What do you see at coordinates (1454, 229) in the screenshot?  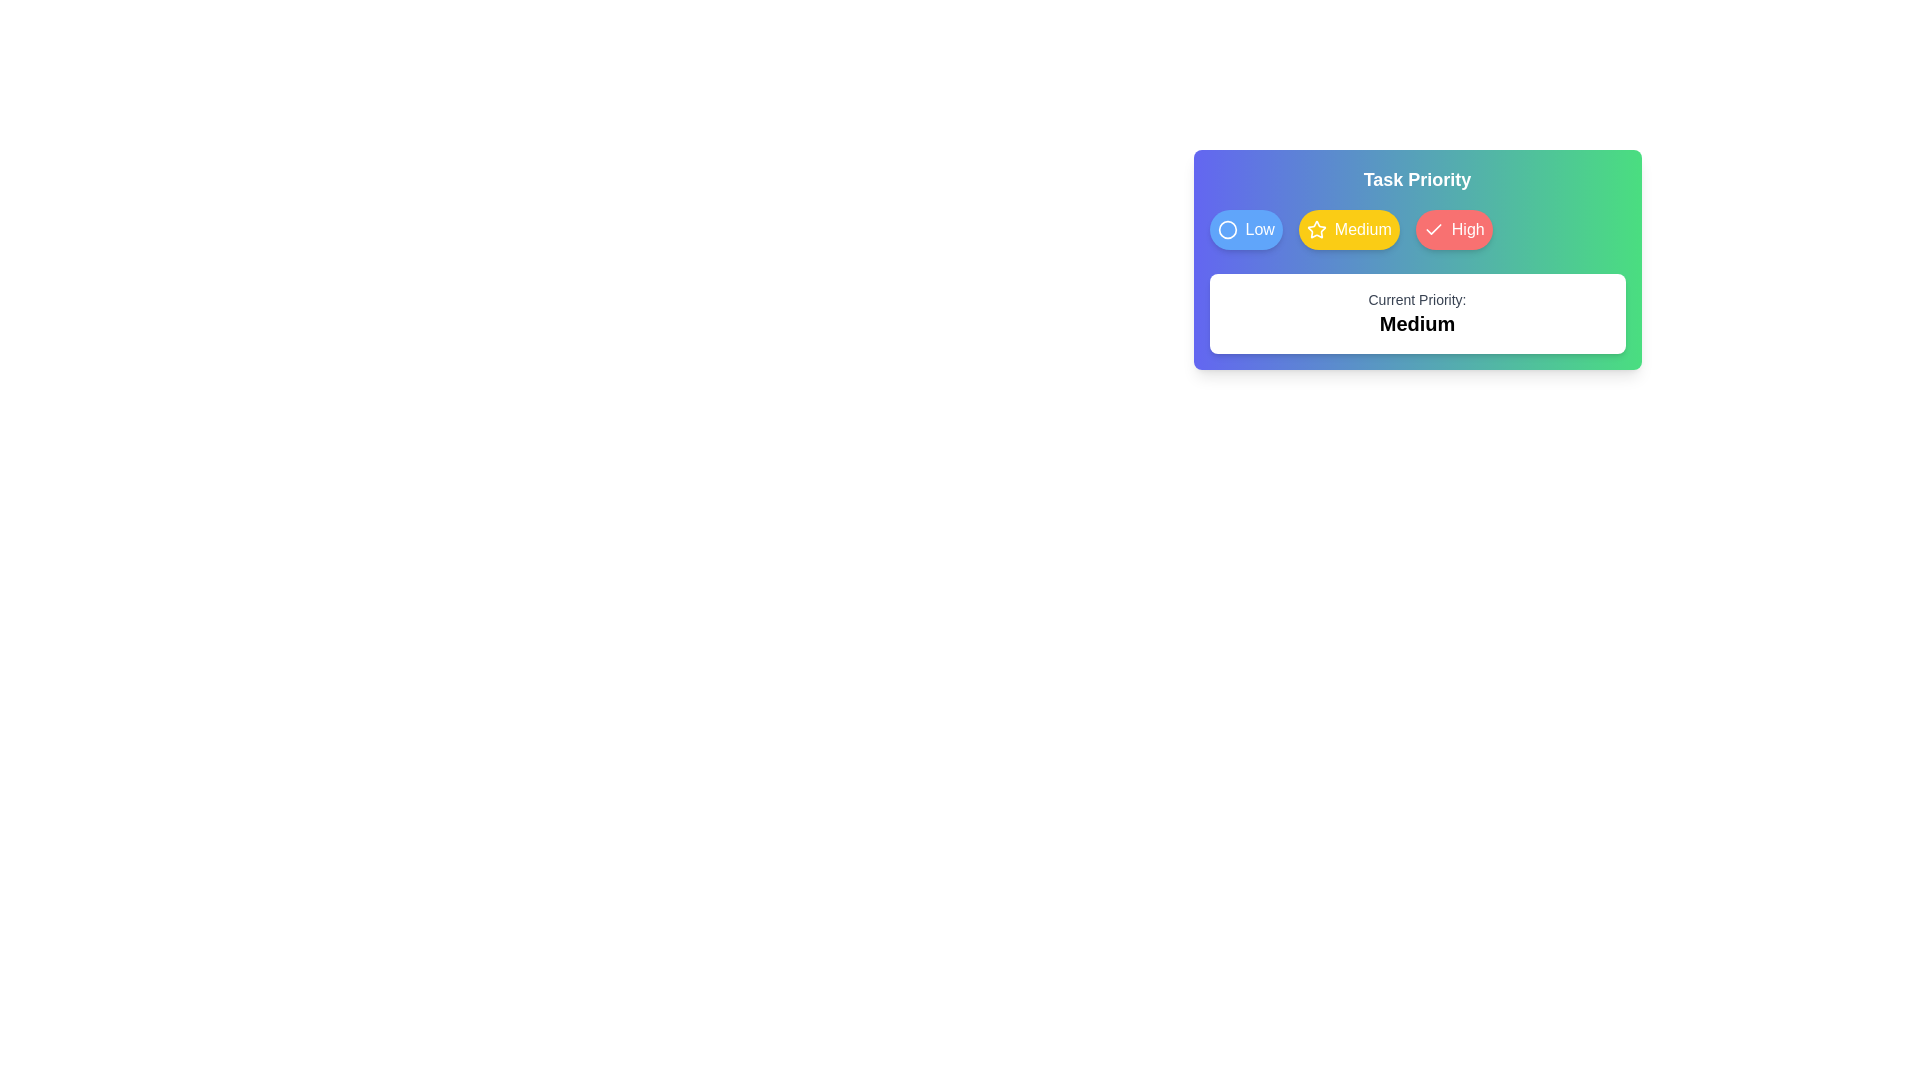 I see `the rightmost button labeled 'High'` at bounding box center [1454, 229].